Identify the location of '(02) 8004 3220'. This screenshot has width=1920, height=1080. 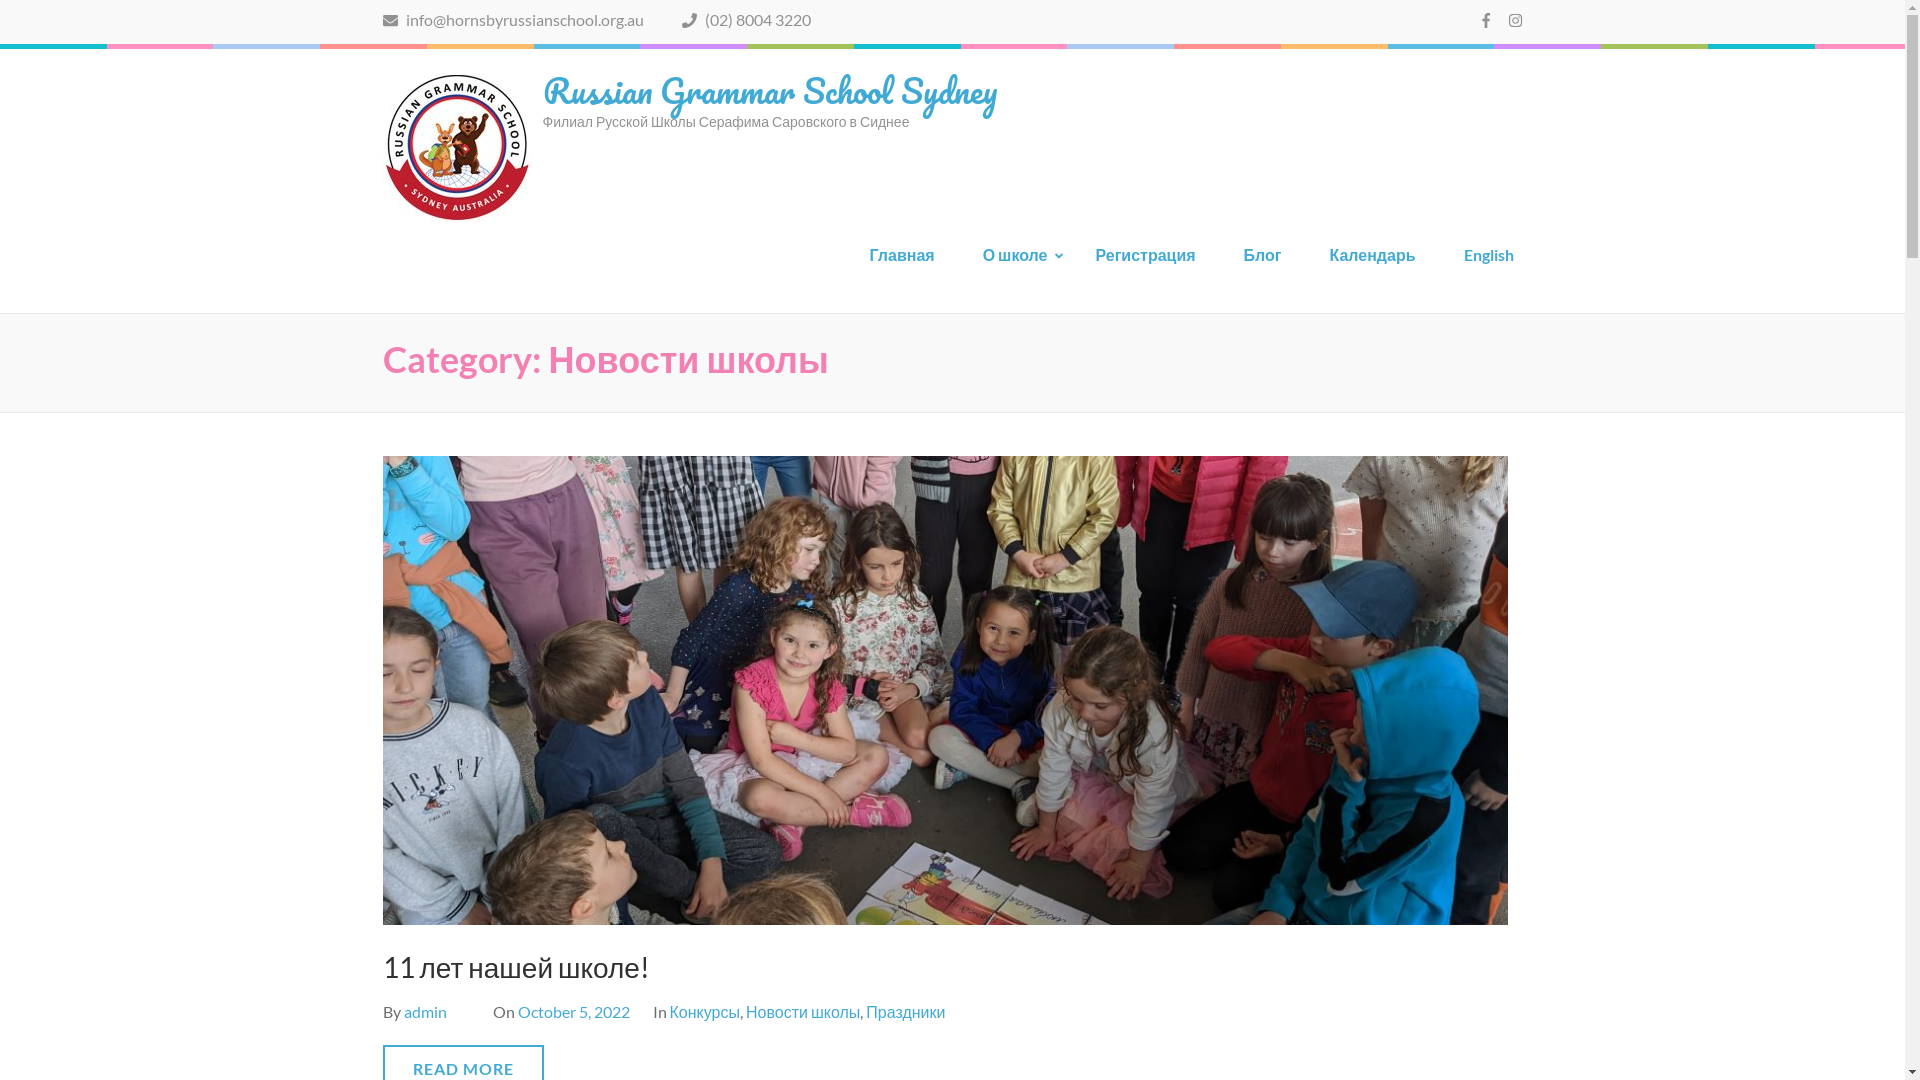
(681, 19).